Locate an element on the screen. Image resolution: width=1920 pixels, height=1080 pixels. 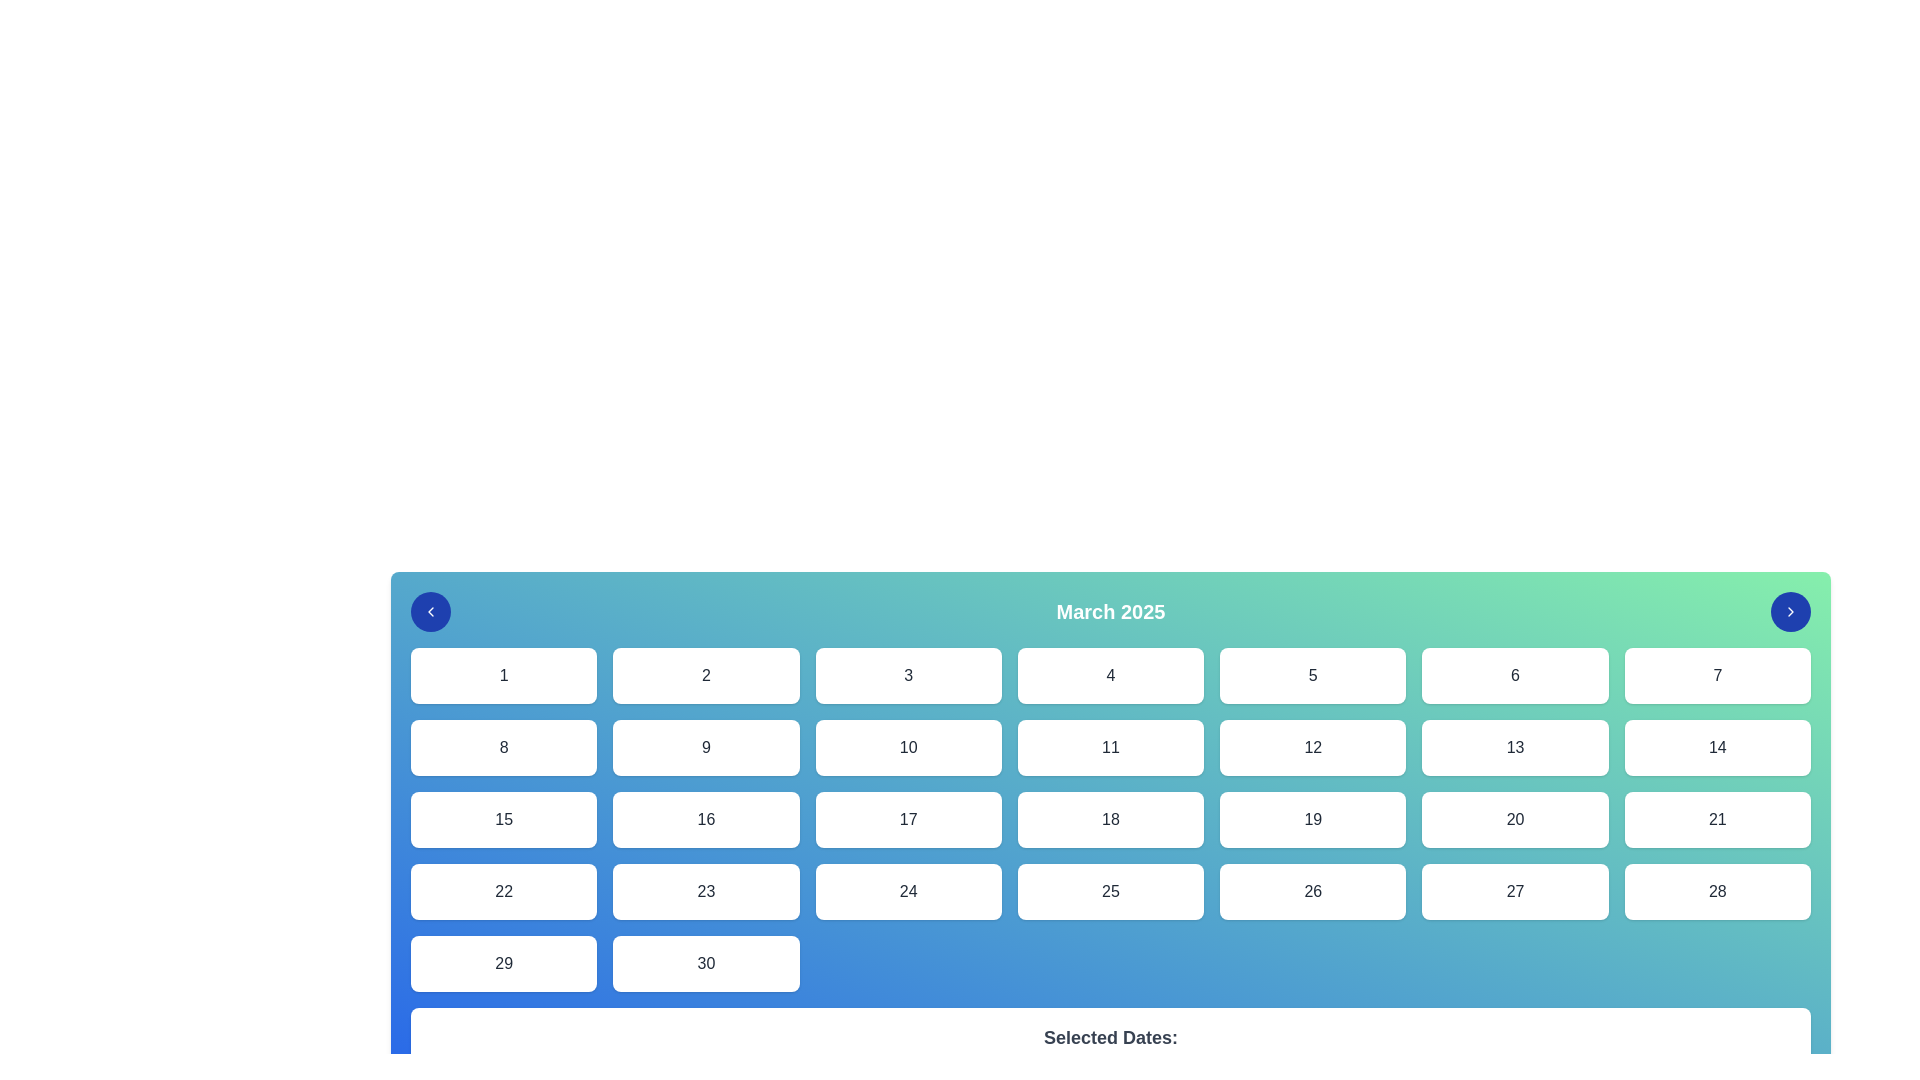
the selectable box containing the number '6' in dark gray text is located at coordinates (1515, 675).